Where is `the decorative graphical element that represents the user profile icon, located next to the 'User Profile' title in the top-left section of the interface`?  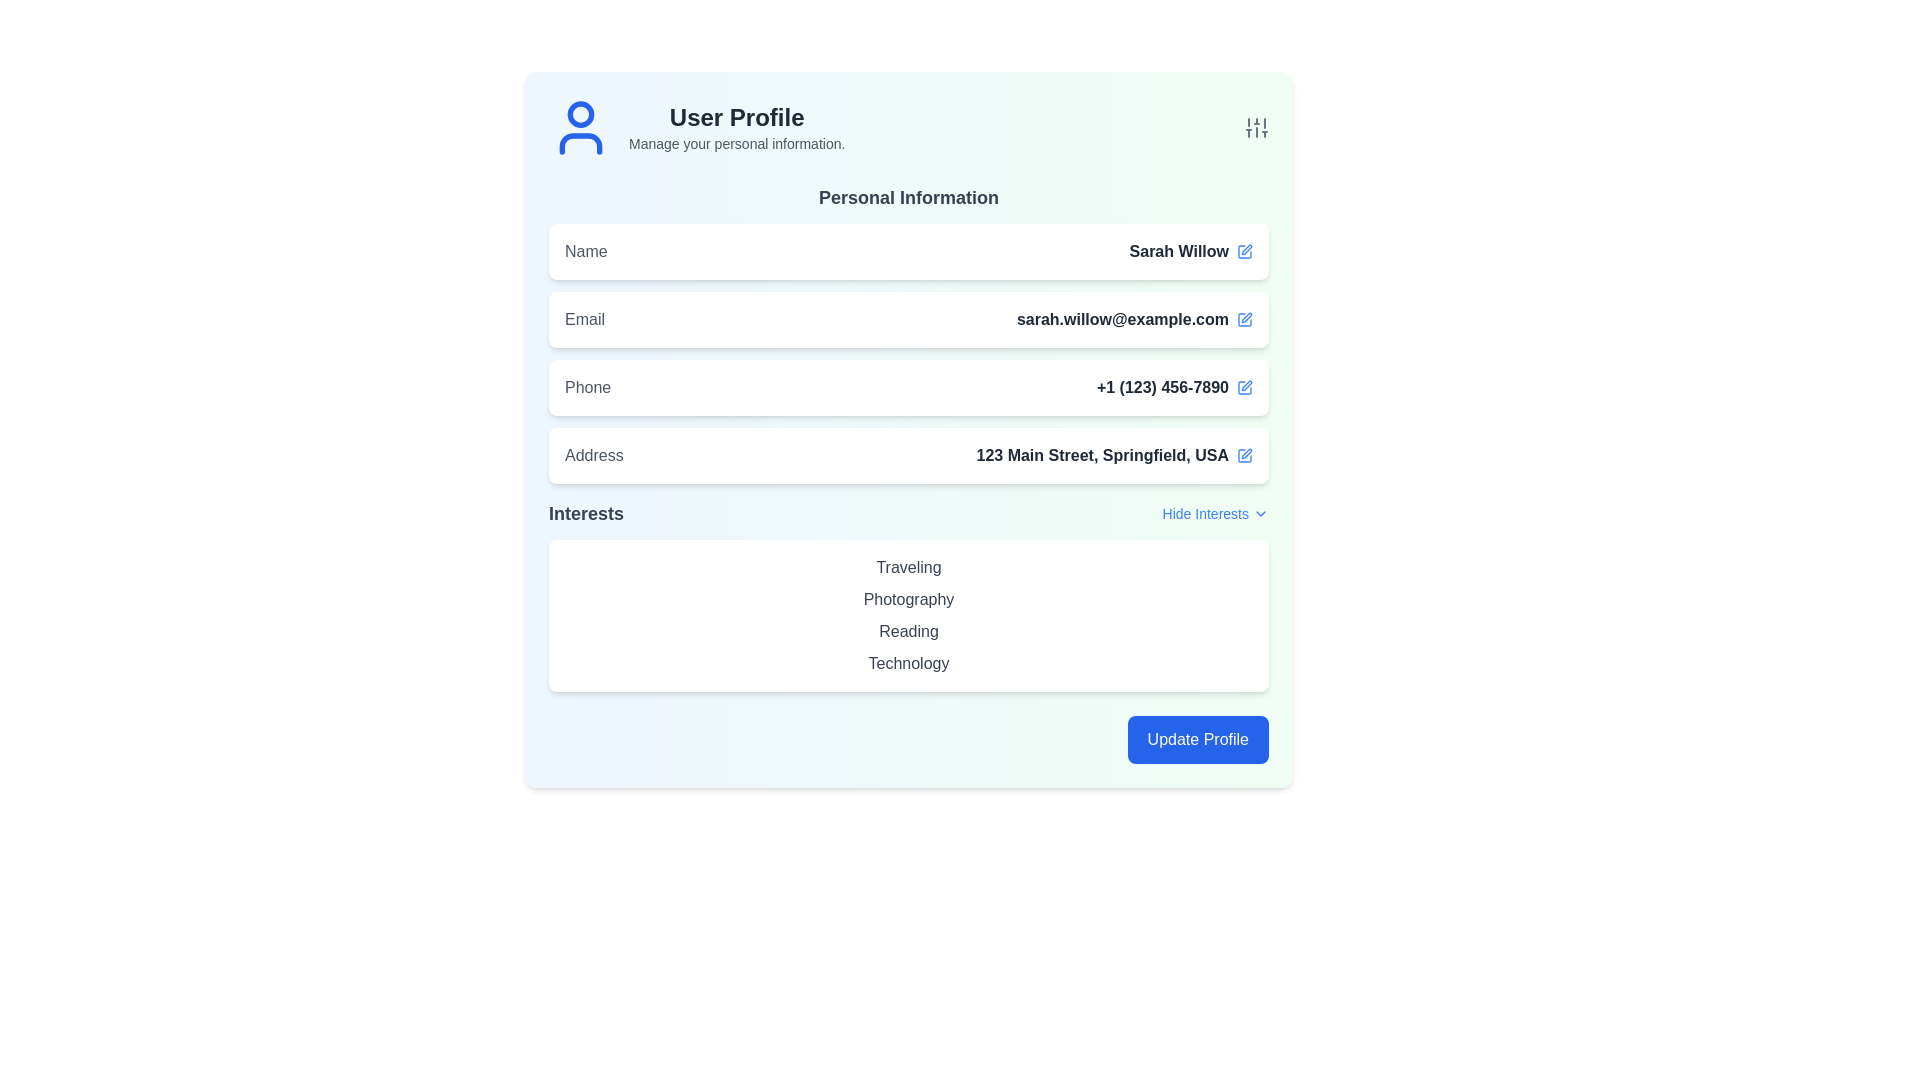 the decorative graphical element that represents the user profile icon, located next to the 'User Profile' title in the top-left section of the interface is located at coordinates (579, 114).